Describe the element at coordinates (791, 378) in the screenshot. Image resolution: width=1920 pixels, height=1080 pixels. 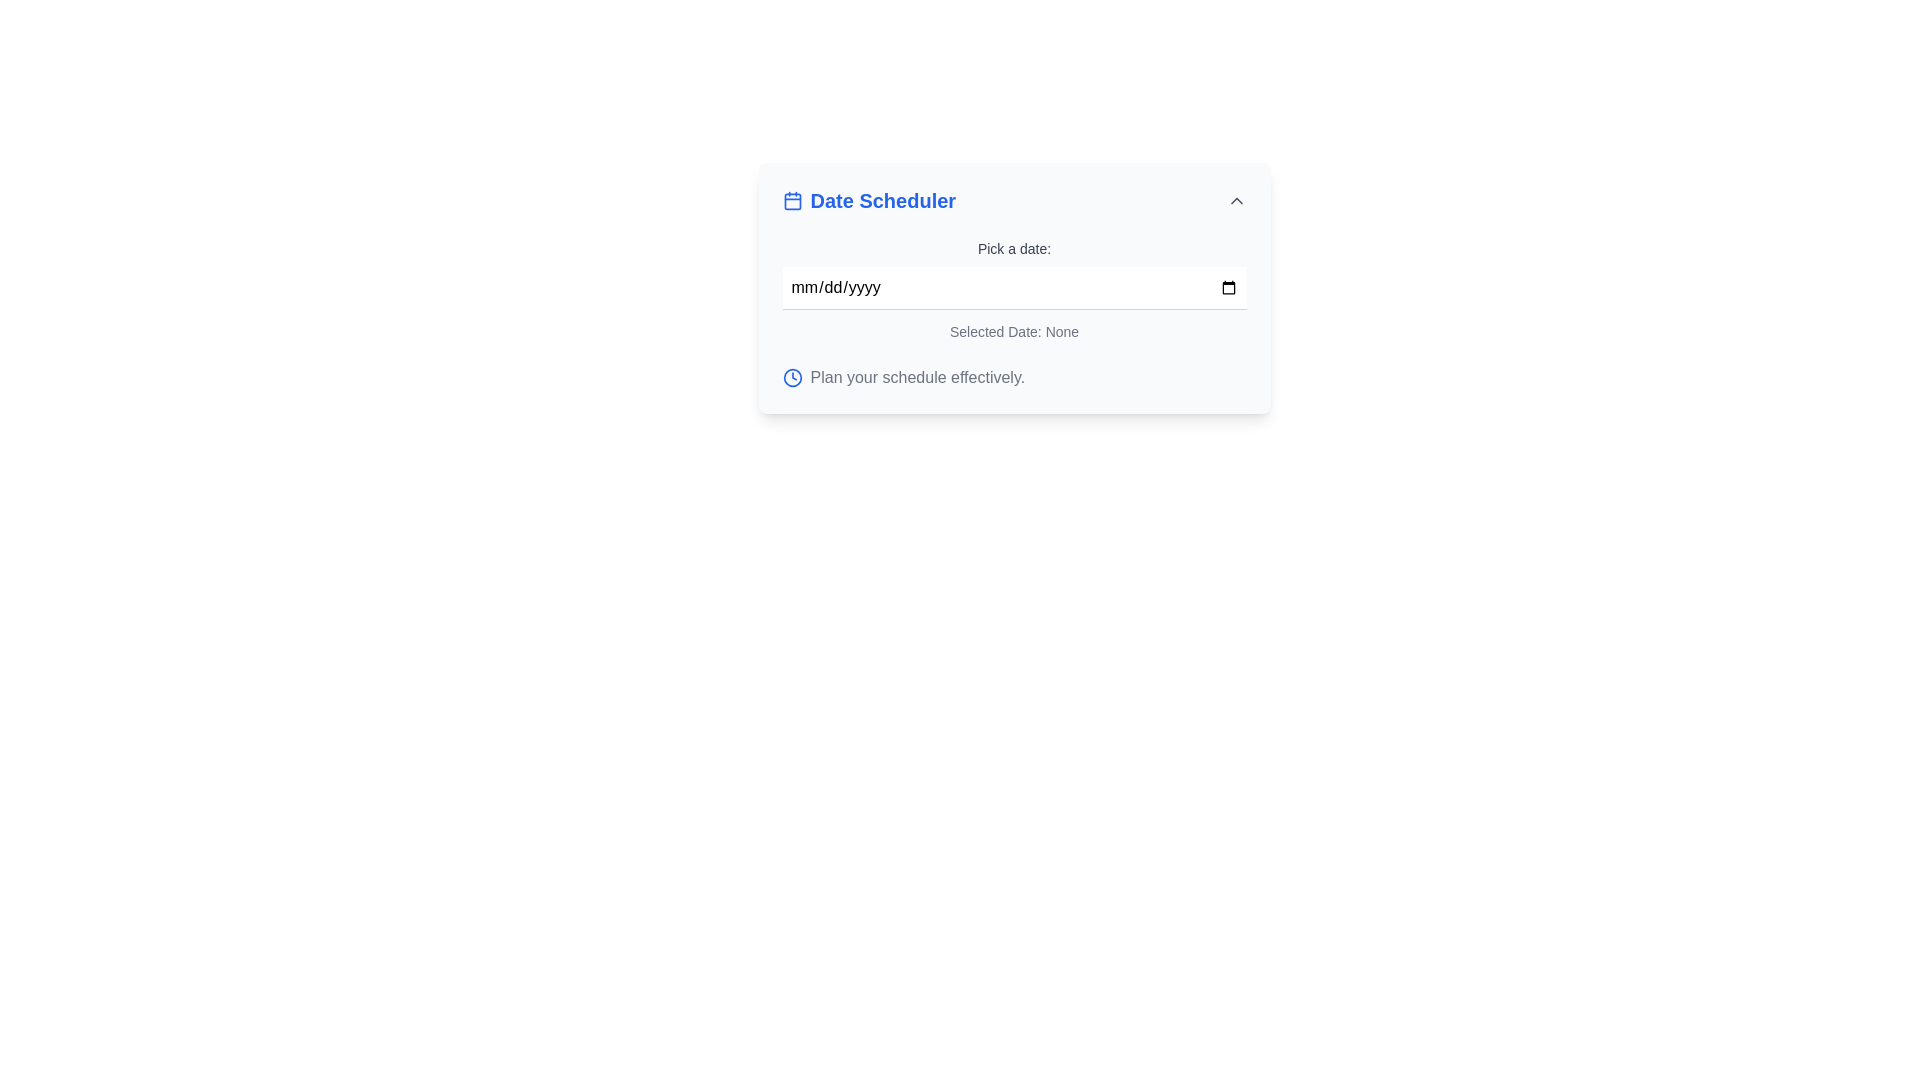
I see `the decorative icon located to the left of the text 'Plan your schedule effectively.' and below the label 'Selected Date: None'` at that location.